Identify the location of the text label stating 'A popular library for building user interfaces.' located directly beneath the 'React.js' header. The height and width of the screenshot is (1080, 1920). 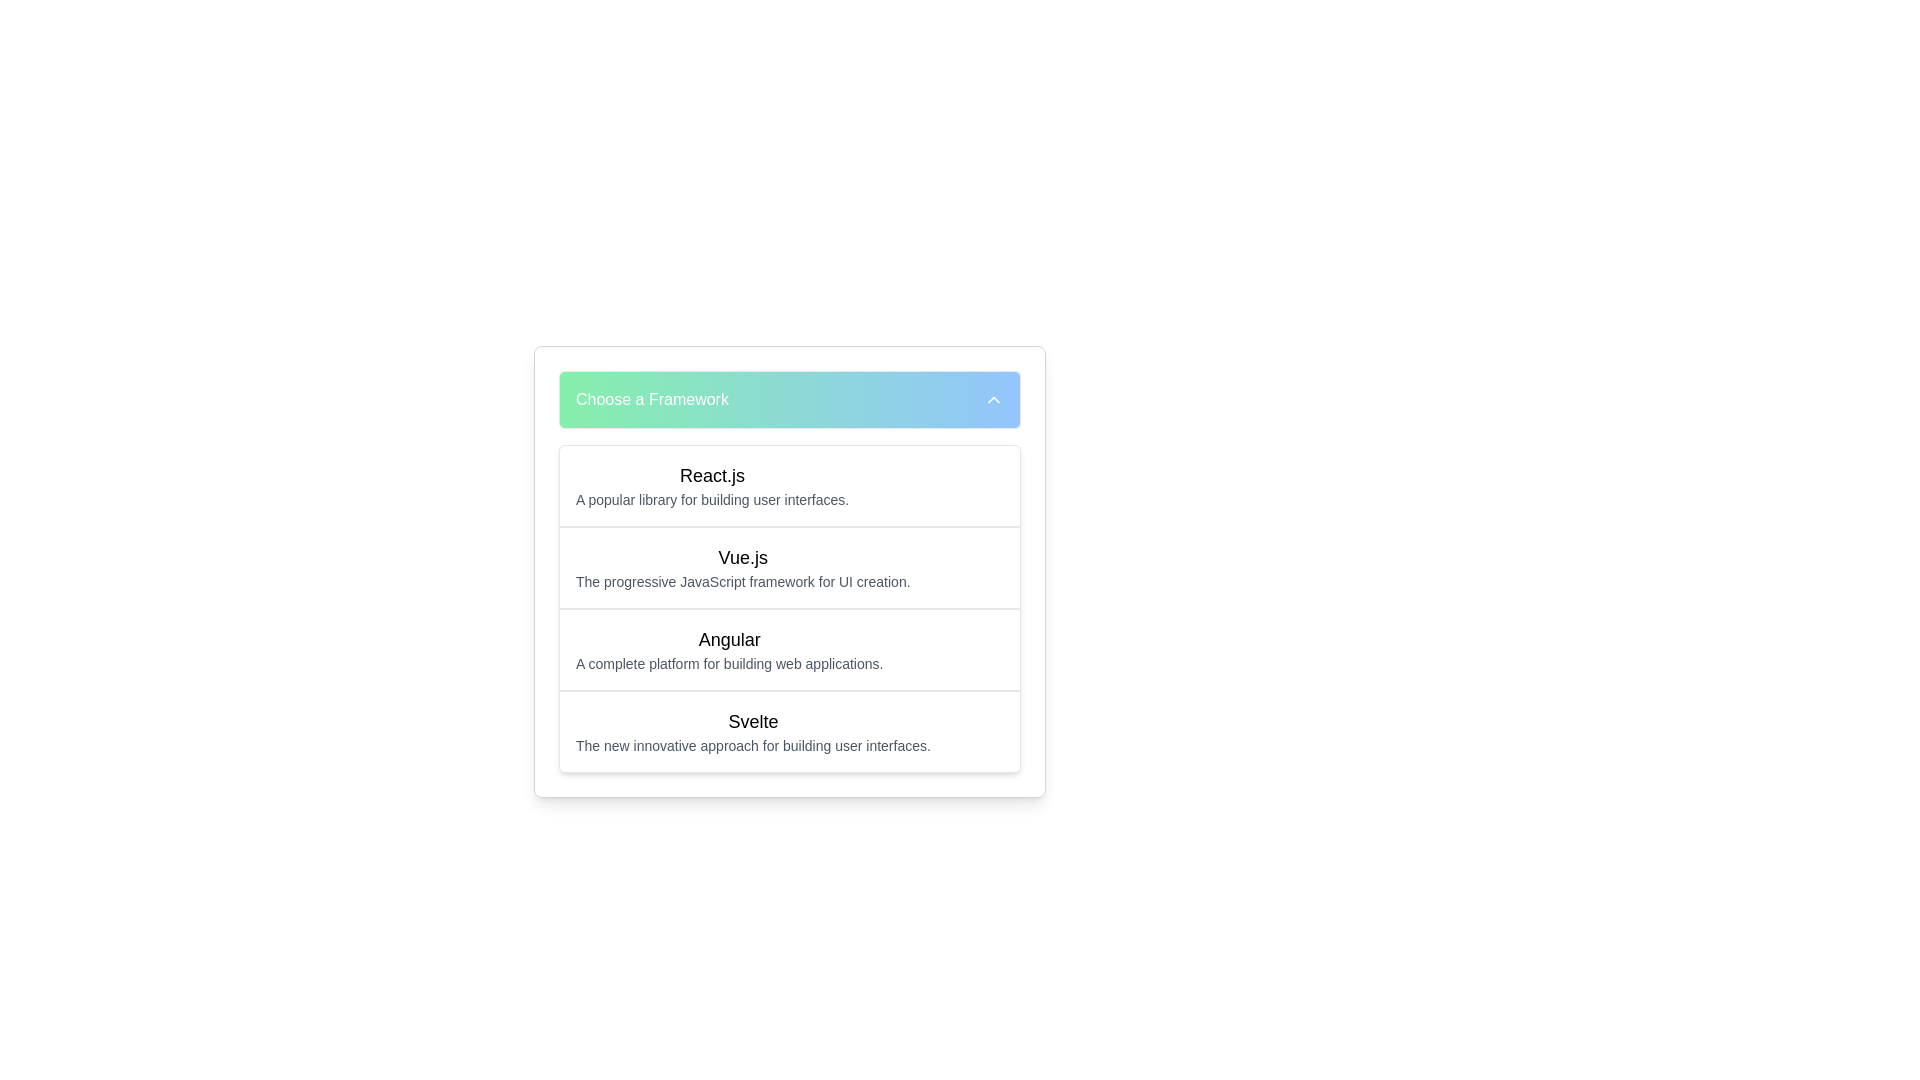
(712, 499).